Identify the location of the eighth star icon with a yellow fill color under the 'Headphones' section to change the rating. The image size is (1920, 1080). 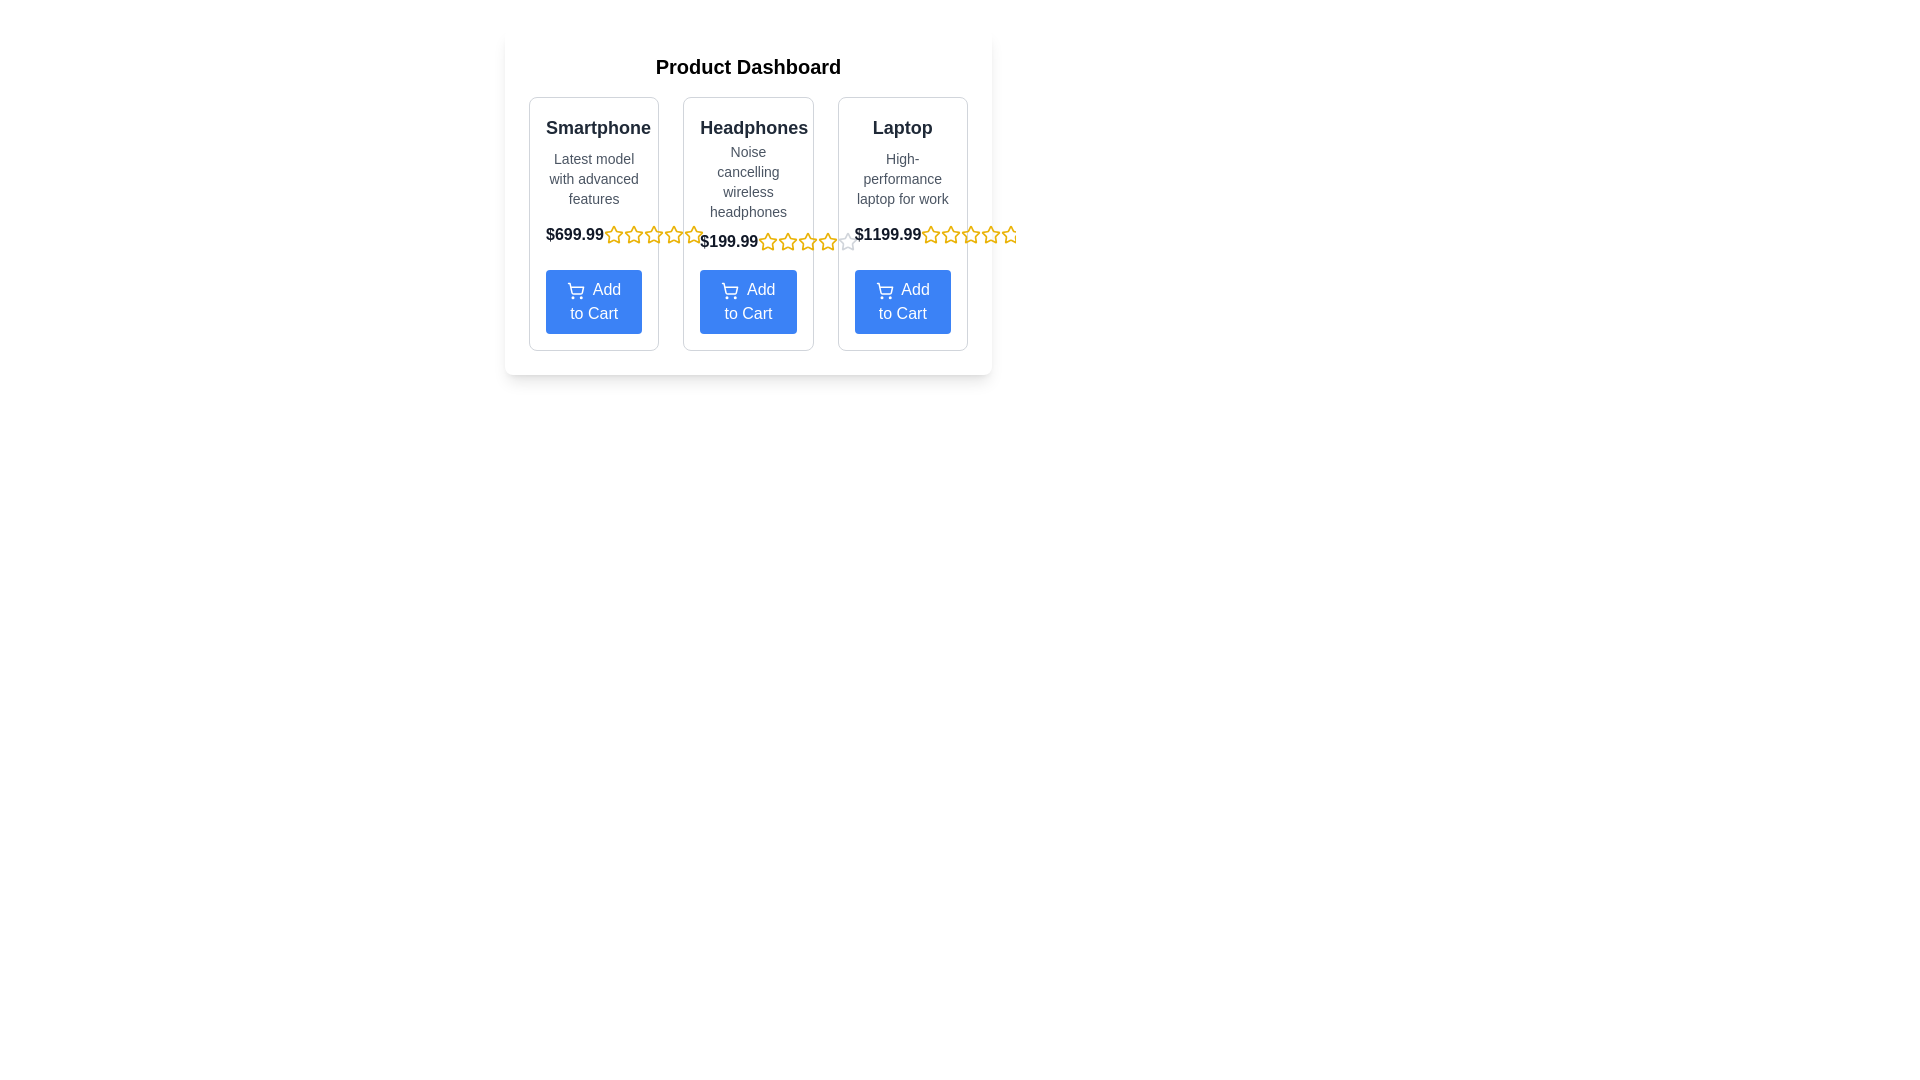
(693, 234).